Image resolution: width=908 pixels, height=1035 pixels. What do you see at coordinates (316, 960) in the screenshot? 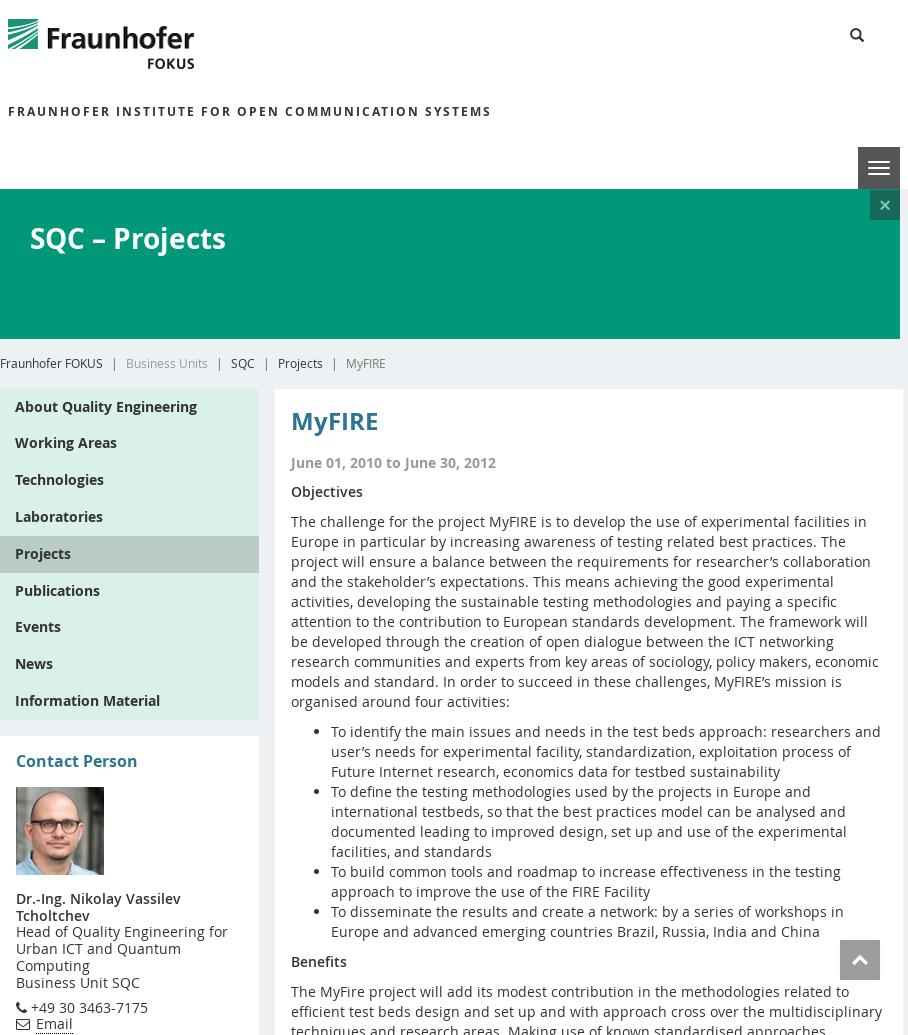
I see `'Benefits'` at bounding box center [316, 960].